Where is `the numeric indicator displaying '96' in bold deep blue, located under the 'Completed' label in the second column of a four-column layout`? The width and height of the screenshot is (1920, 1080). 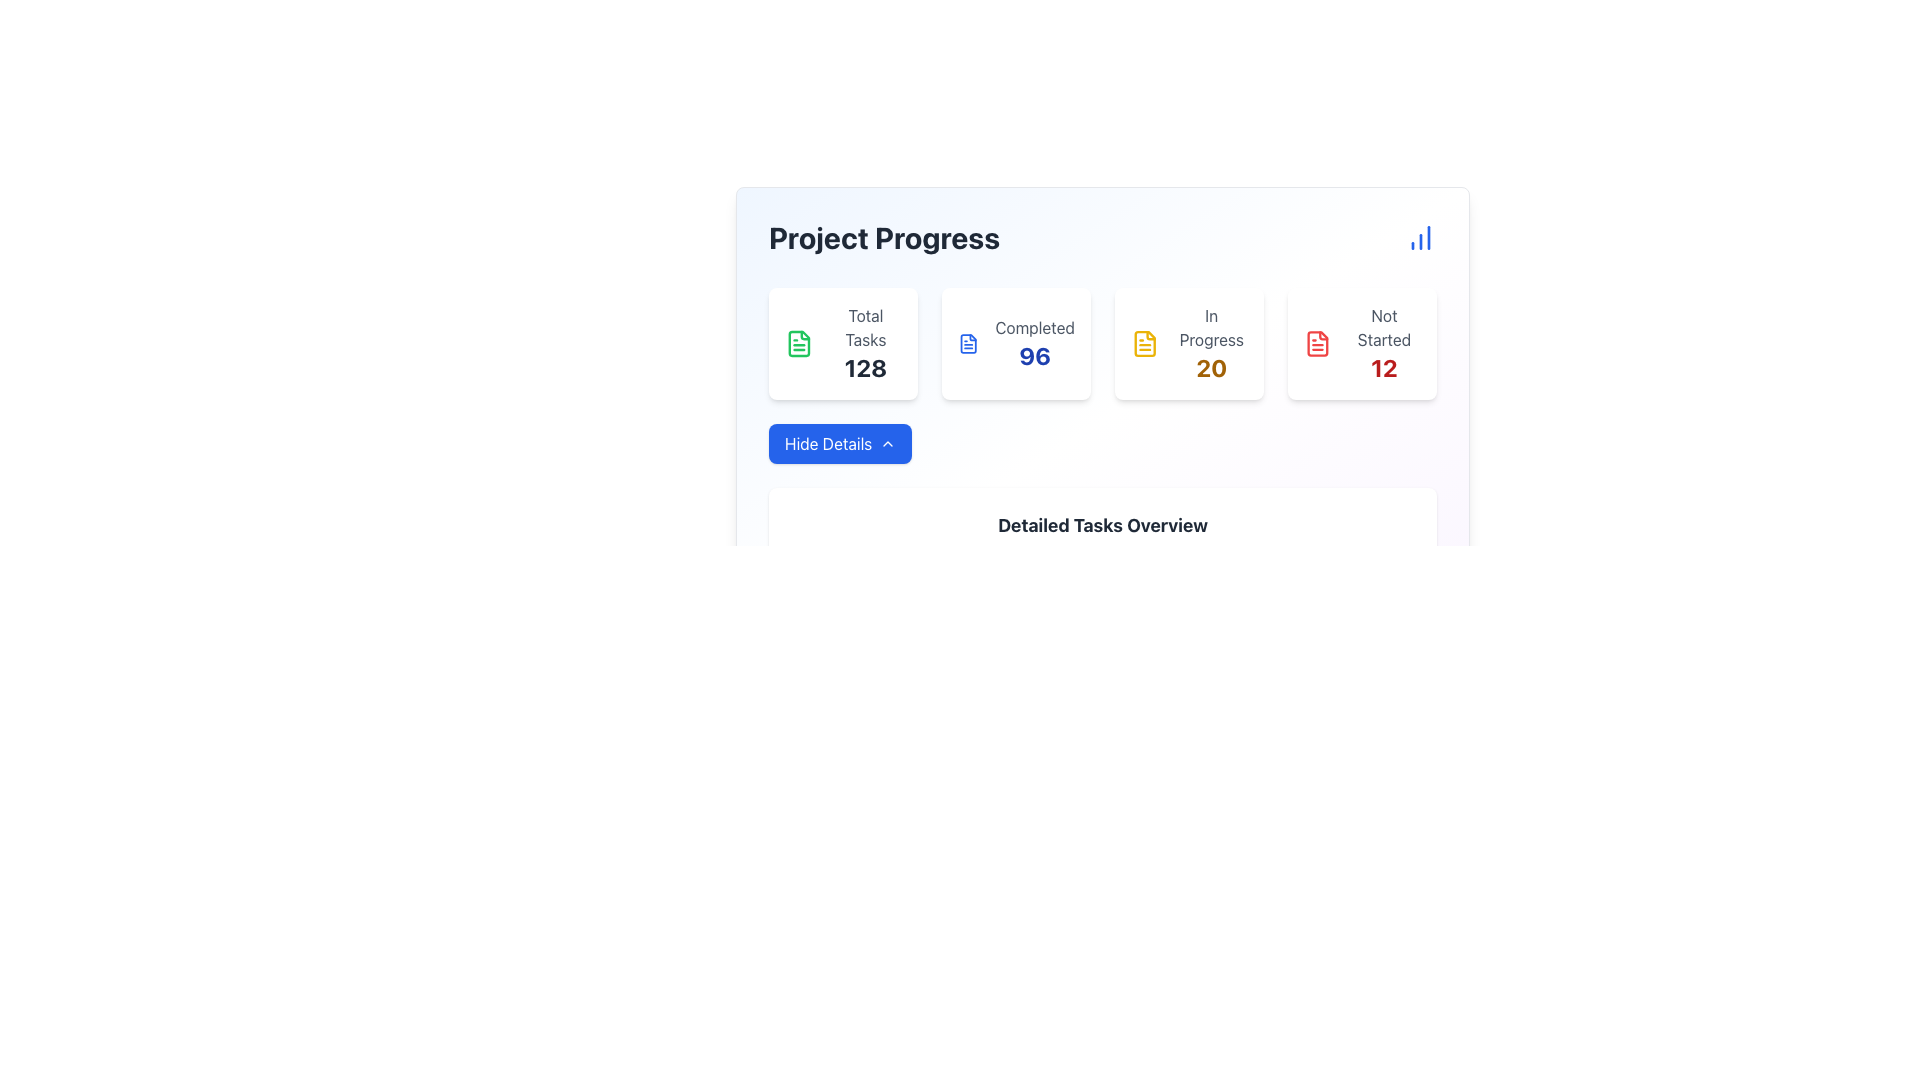
the numeric indicator displaying '96' in bold deep blue, located under the 'Completed' label in the second column of a four-column layout is located at coordinates (1035, 354).